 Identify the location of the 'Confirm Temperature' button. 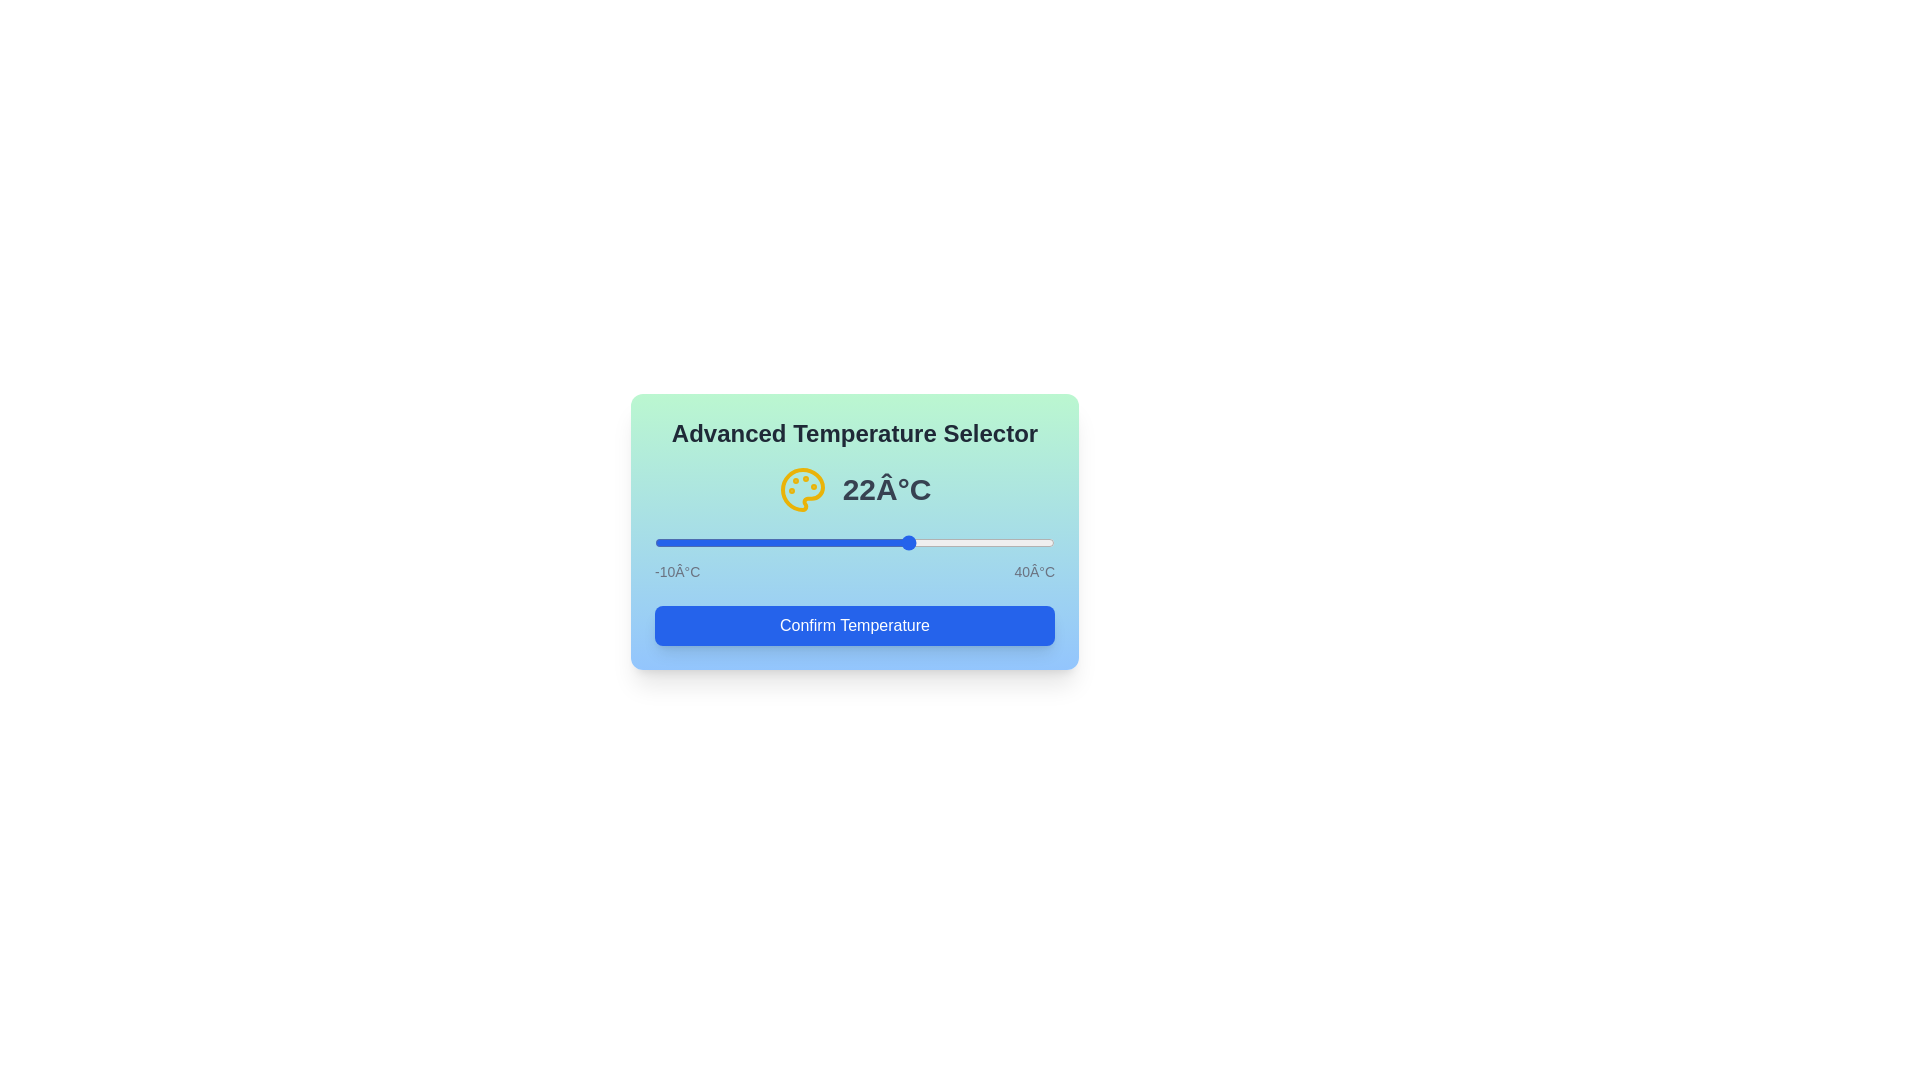
(854, 624).